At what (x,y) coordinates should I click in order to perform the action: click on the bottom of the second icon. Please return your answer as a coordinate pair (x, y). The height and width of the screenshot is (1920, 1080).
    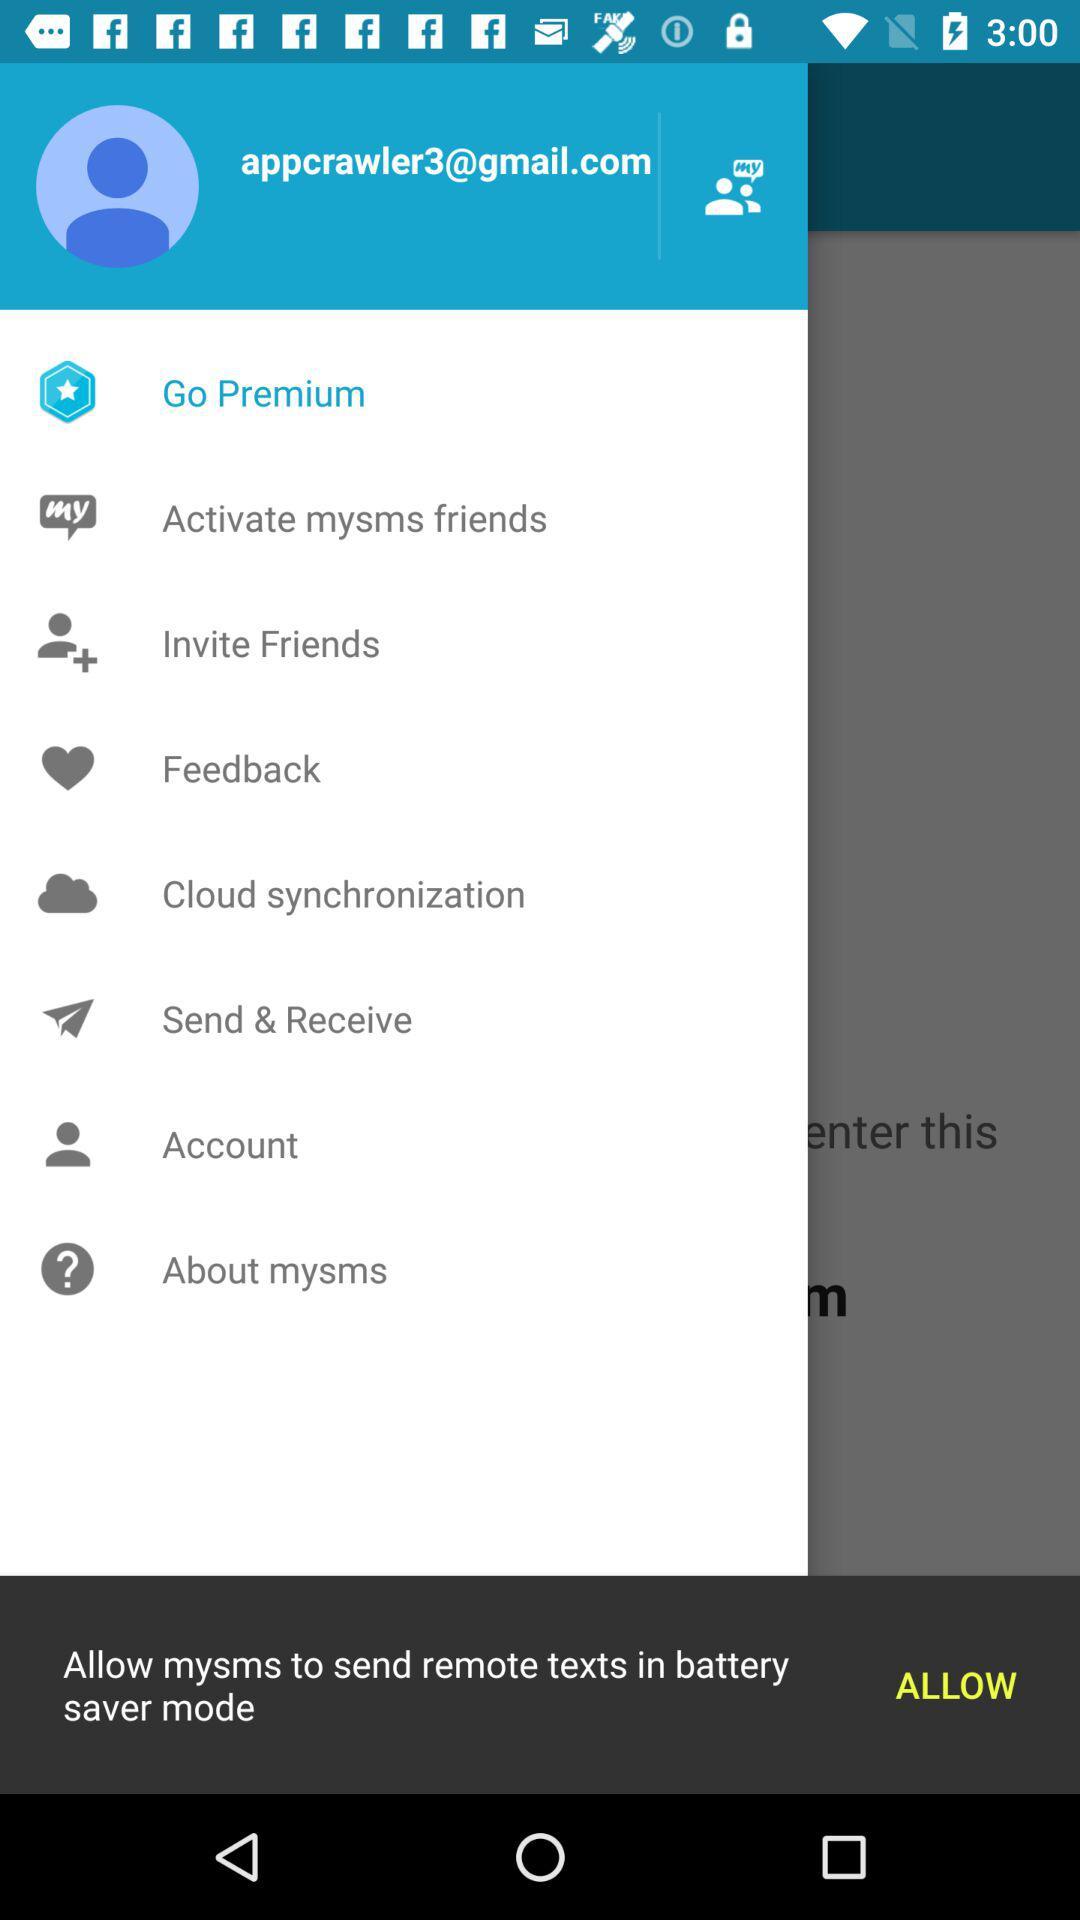
    Looking at the image, I should click on (72, 1143).